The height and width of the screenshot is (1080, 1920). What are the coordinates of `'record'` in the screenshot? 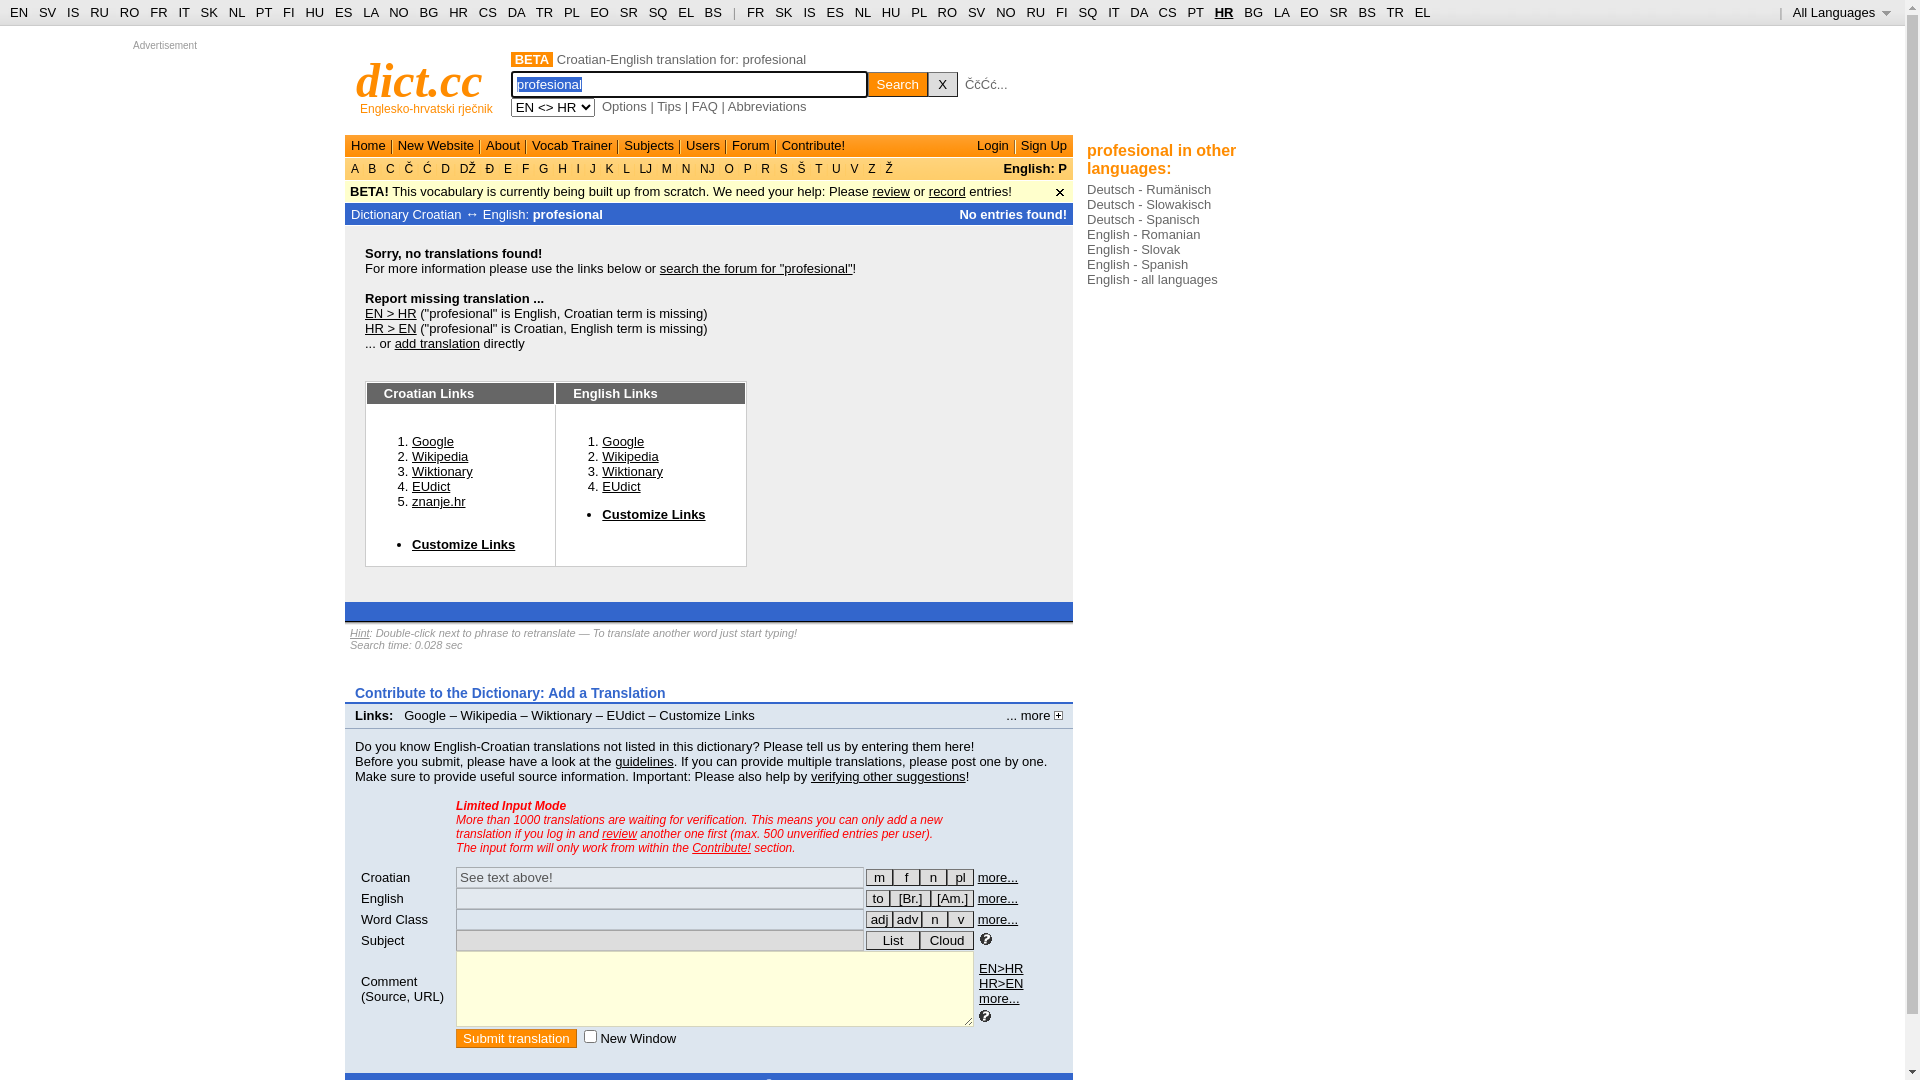 It's located at (928, 191).